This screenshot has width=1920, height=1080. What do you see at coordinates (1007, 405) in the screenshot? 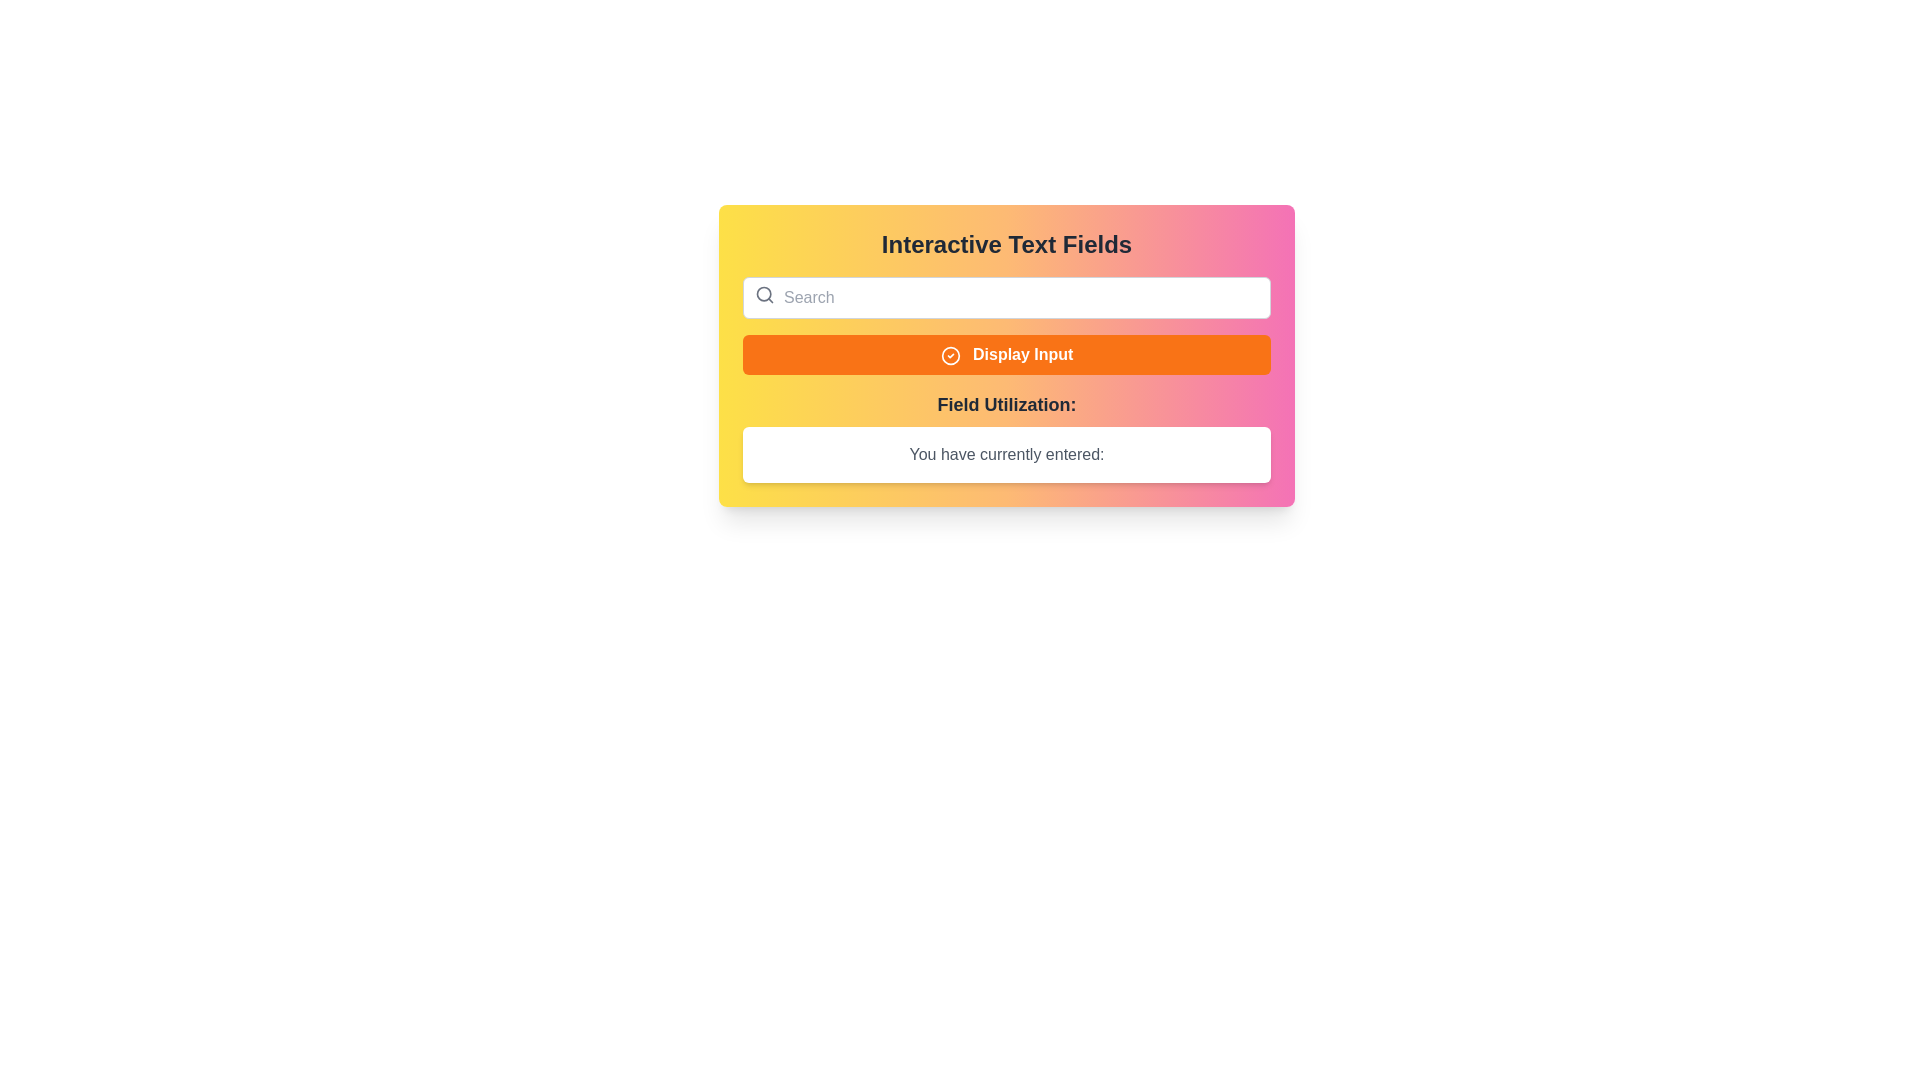
I see `the Static Text Label displaying 'Field Utilization:' which is styled in bold dark gray font, located below the 'Display Input' button and above 'You have currently entered:'` at bounding box center [1007, 405].